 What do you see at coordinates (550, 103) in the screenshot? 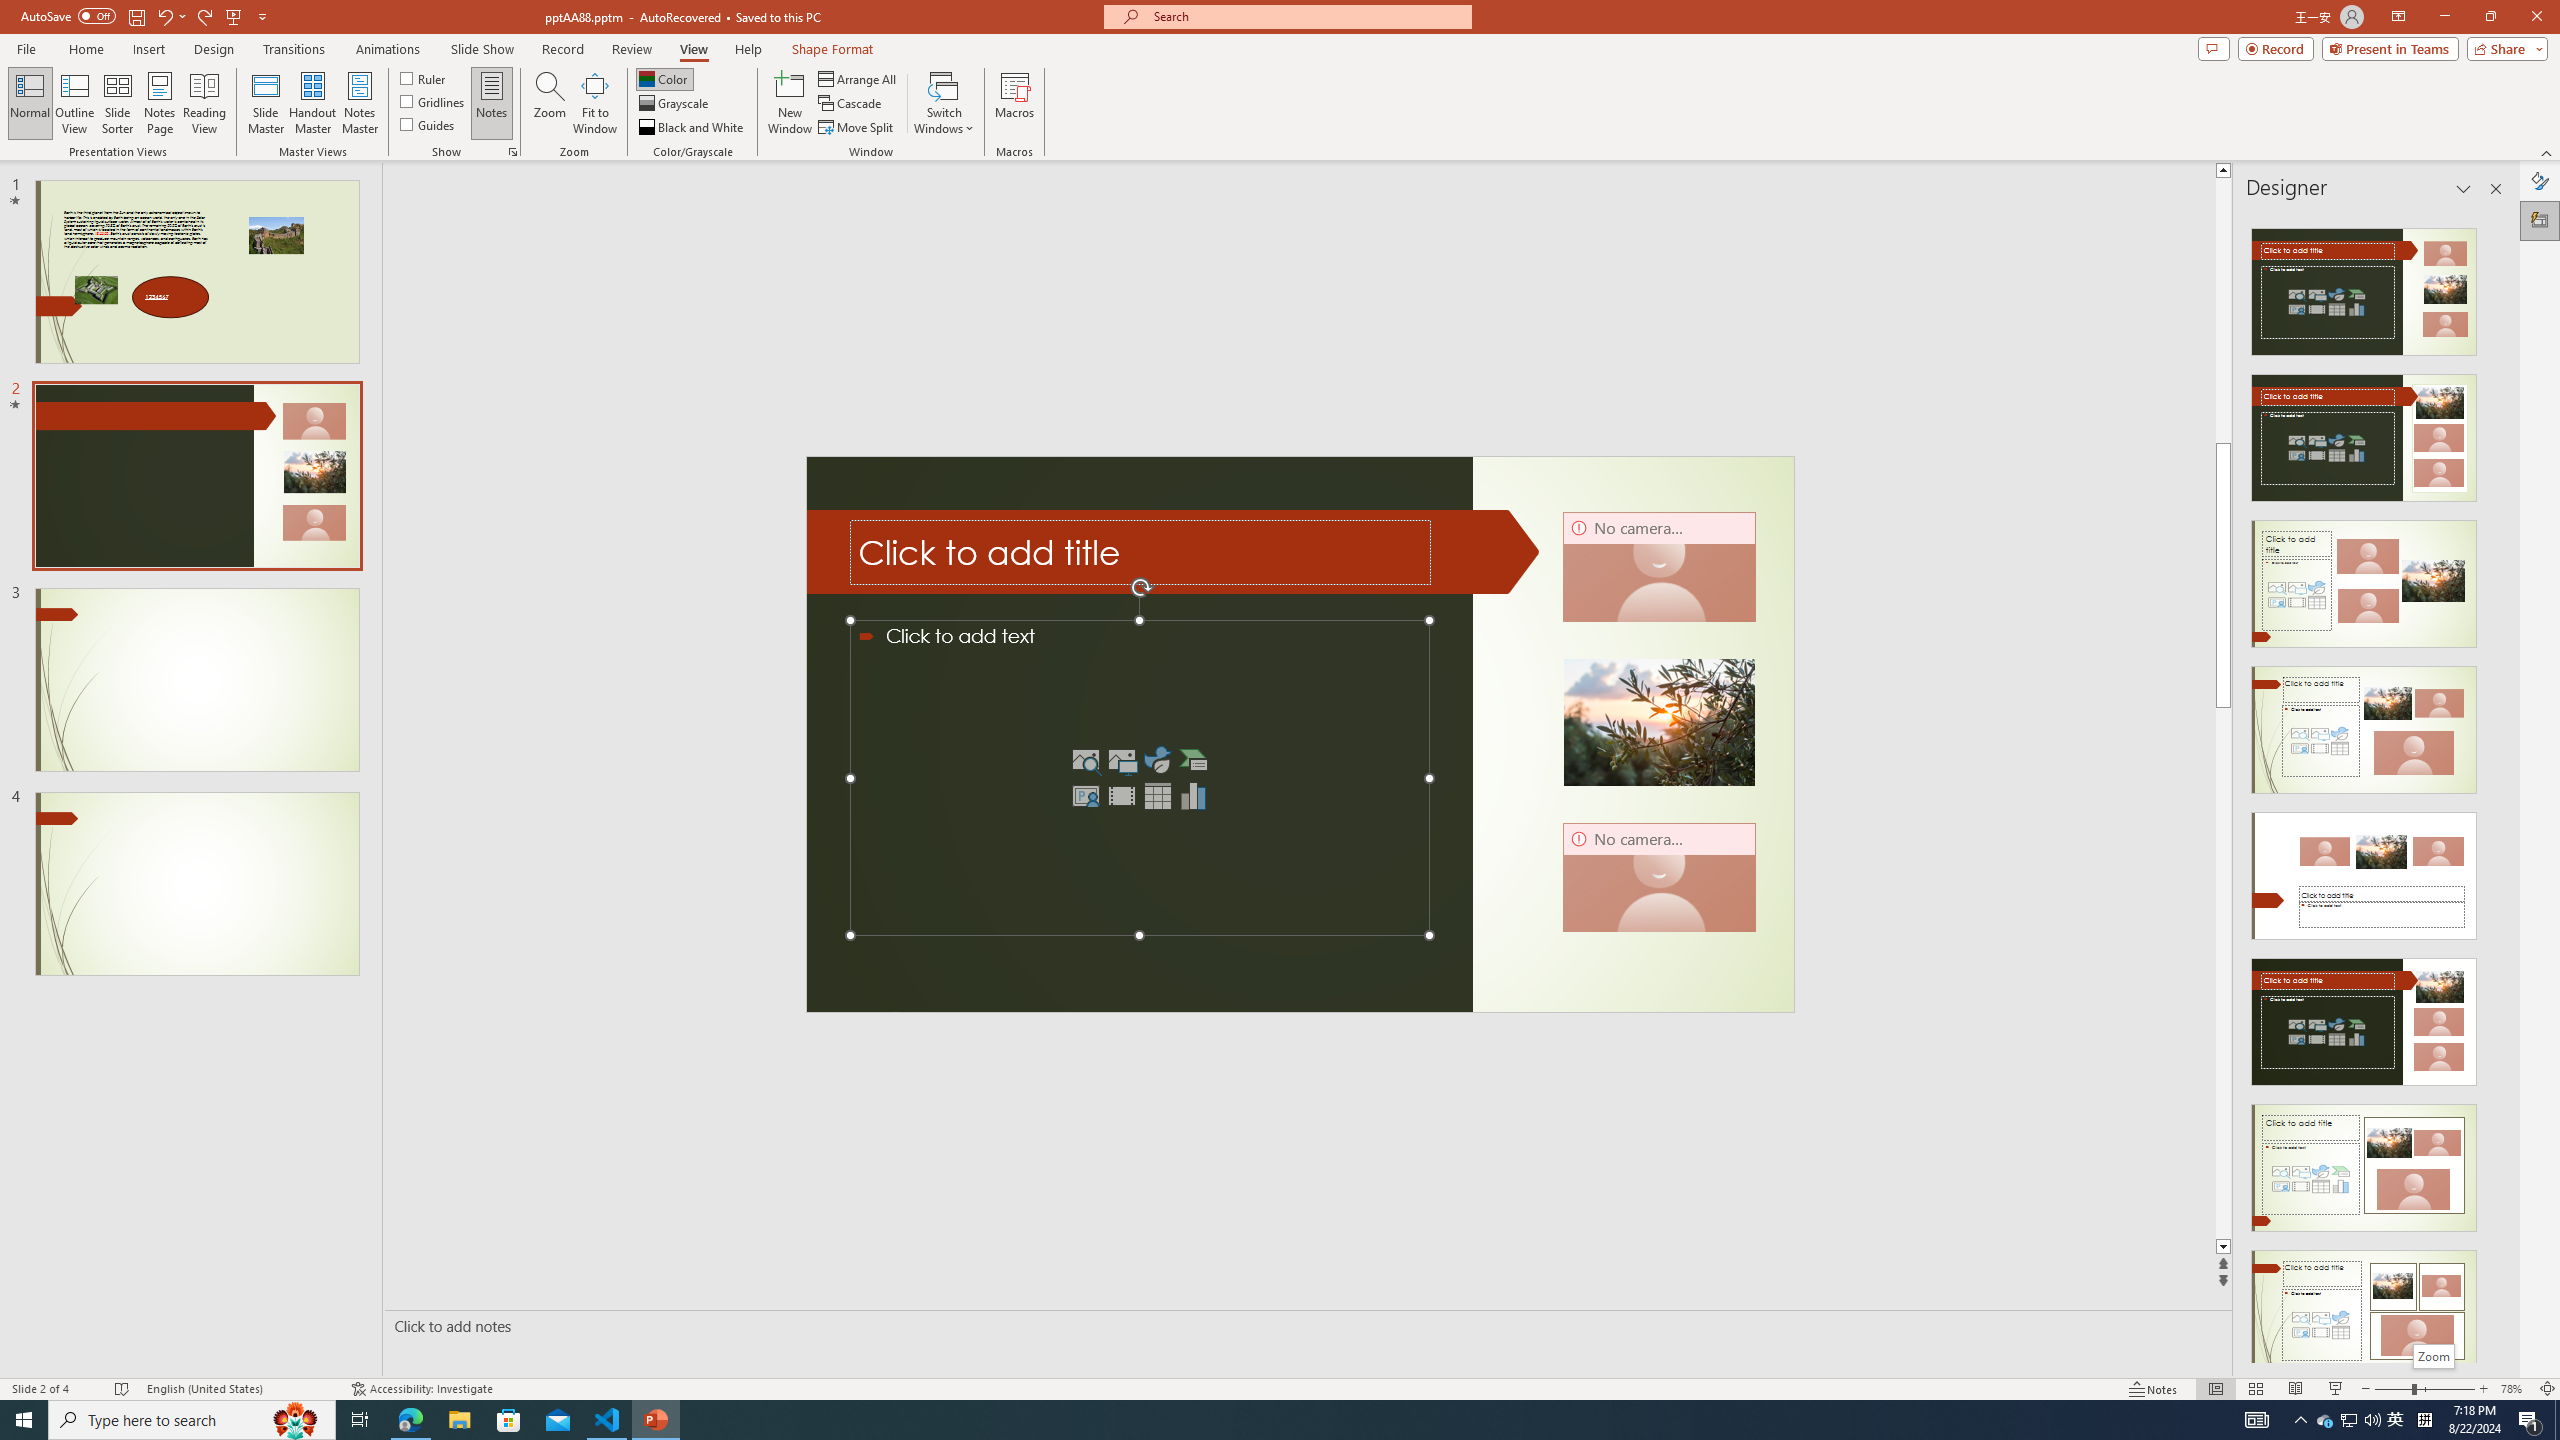
I see `'Zoom...'` at bounding box center [550, 103].